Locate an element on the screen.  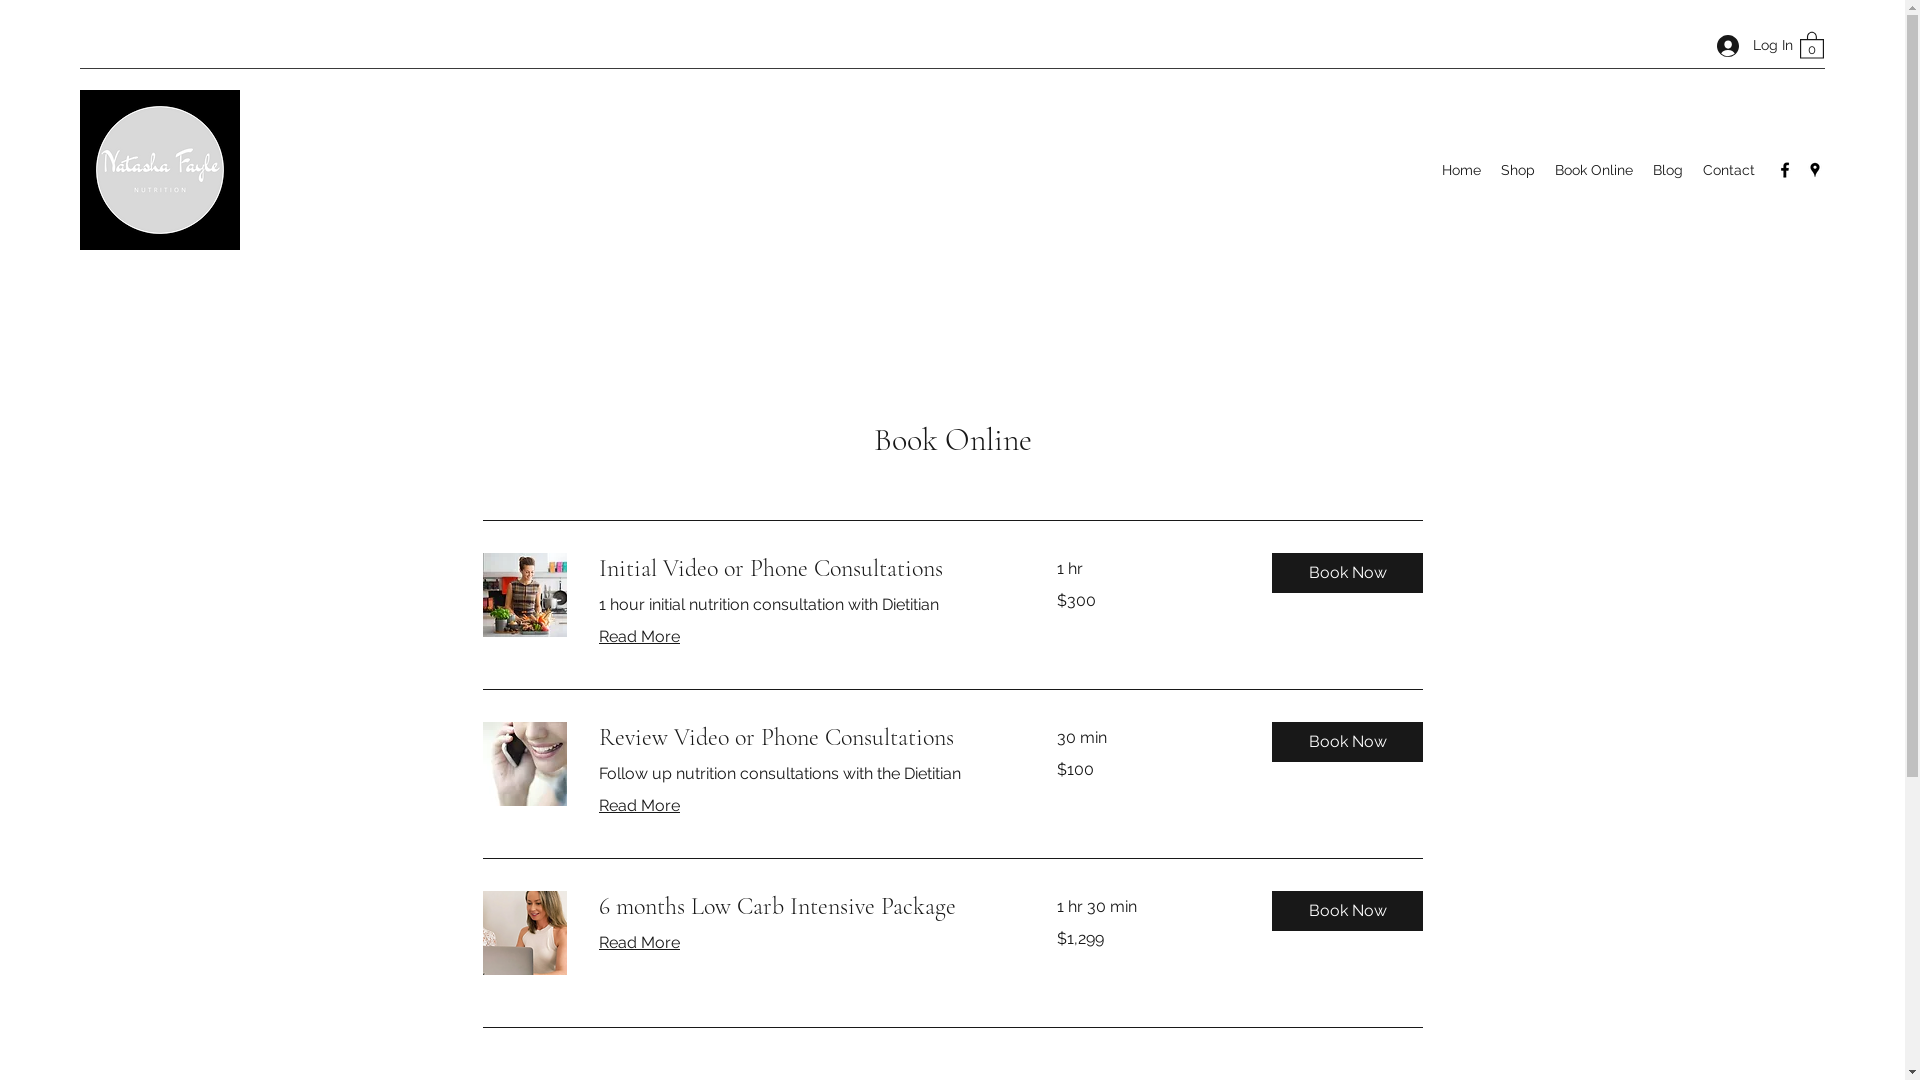
'6 months Low Carb Intensive Package' is located at coordinates (802, 906).